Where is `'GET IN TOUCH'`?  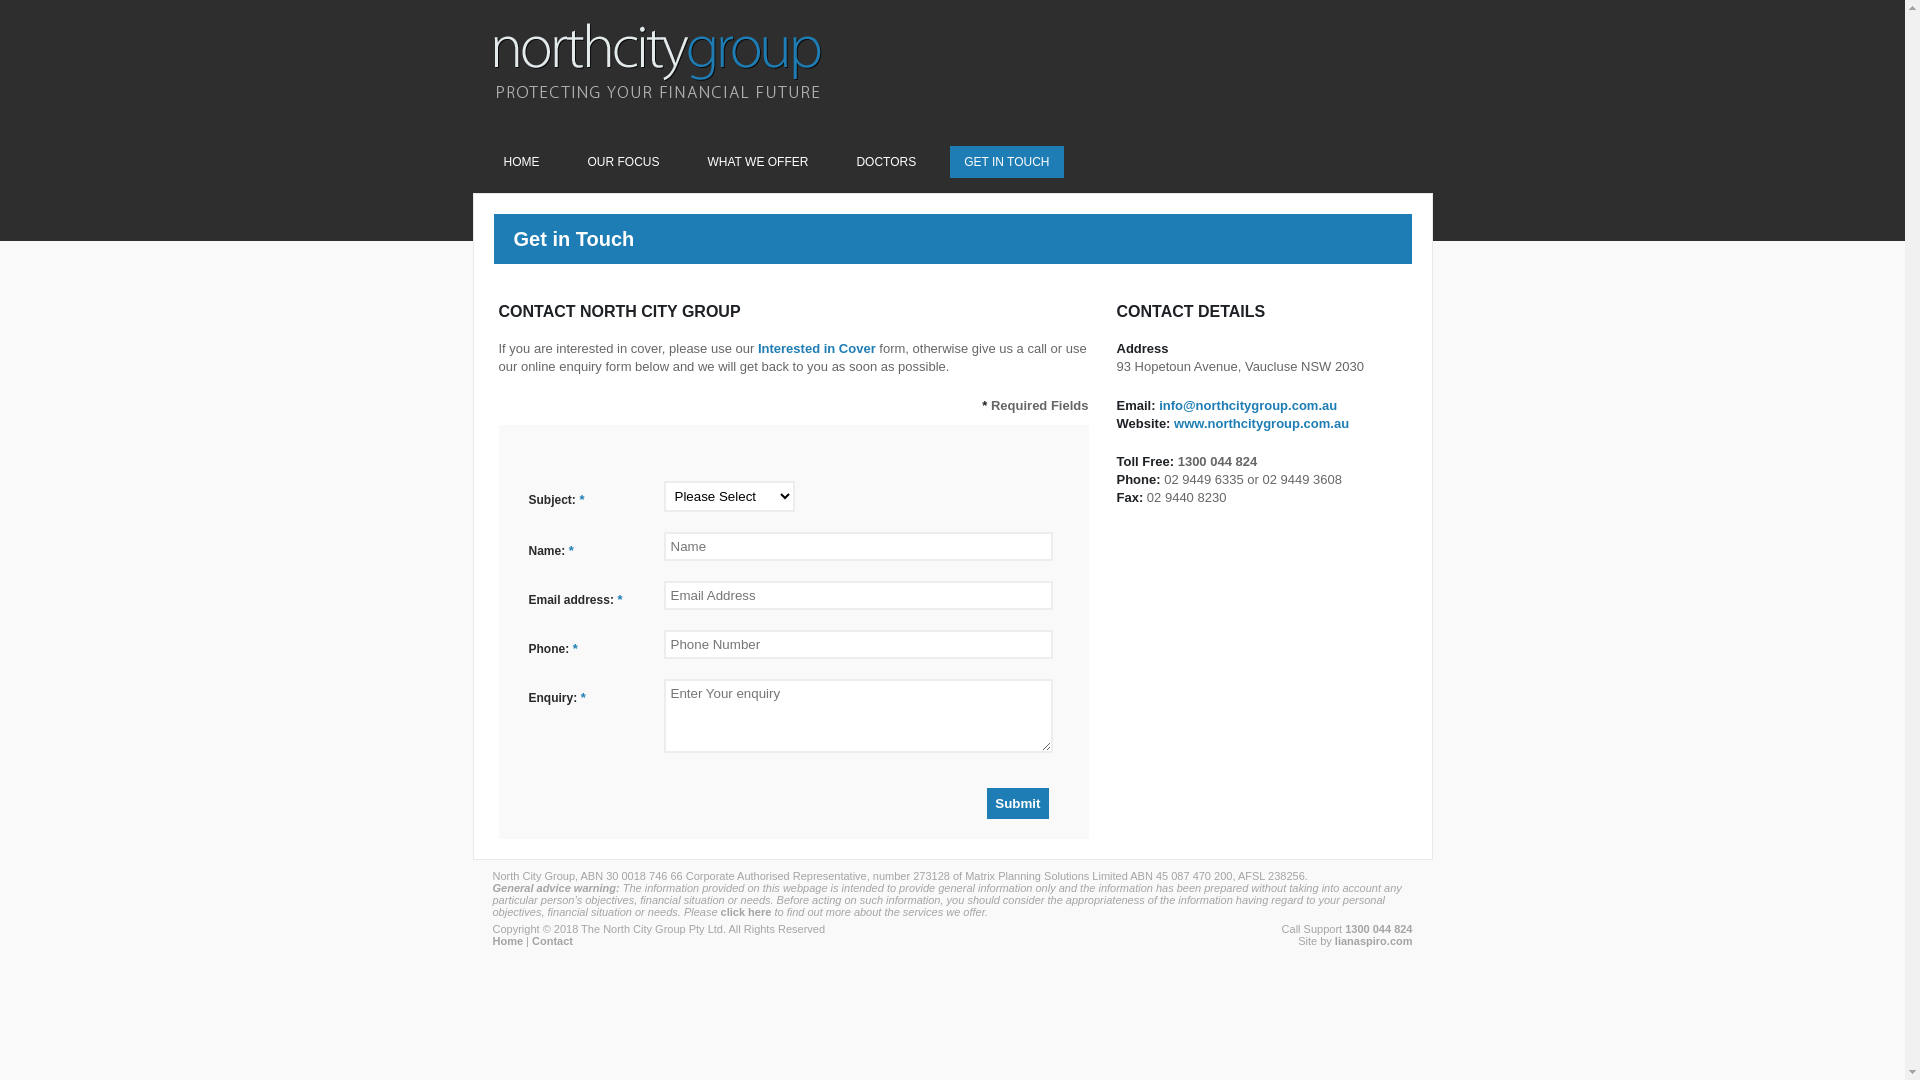 'GET IN TOUCH' is located at coordinates (1006, 161).